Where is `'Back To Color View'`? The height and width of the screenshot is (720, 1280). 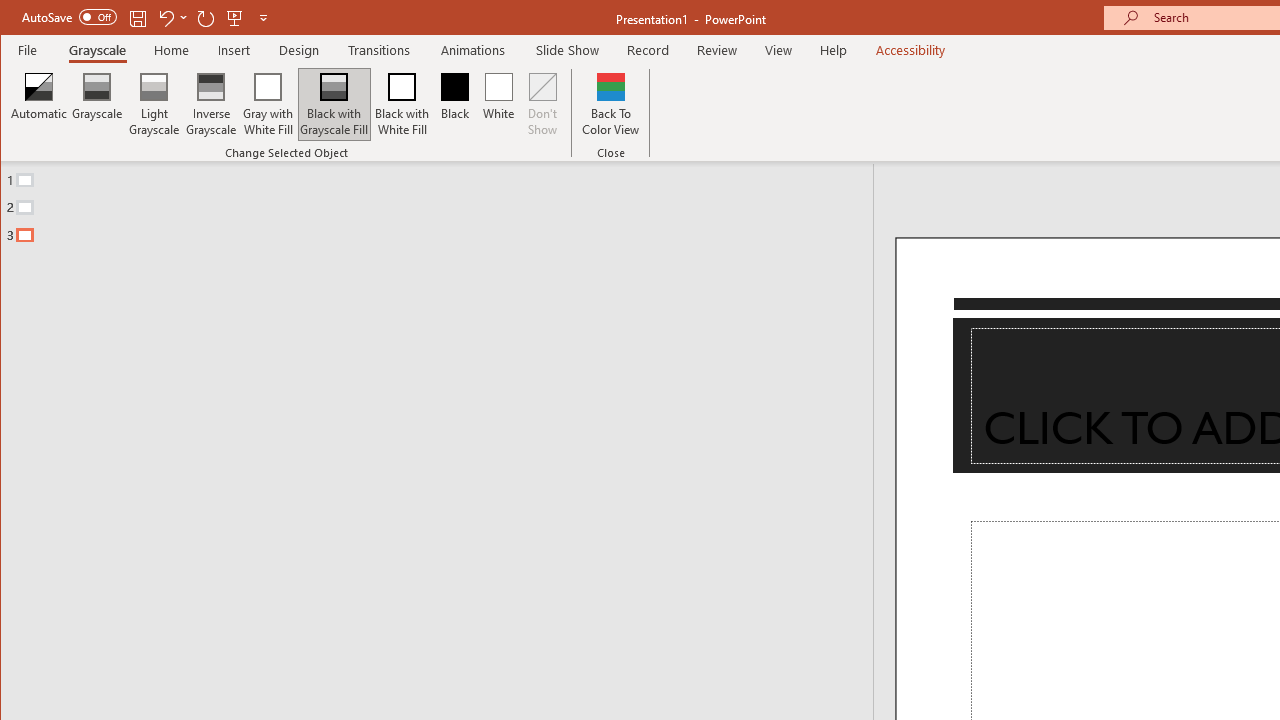
'Back To Color View' is located at coordinates (610, 104).